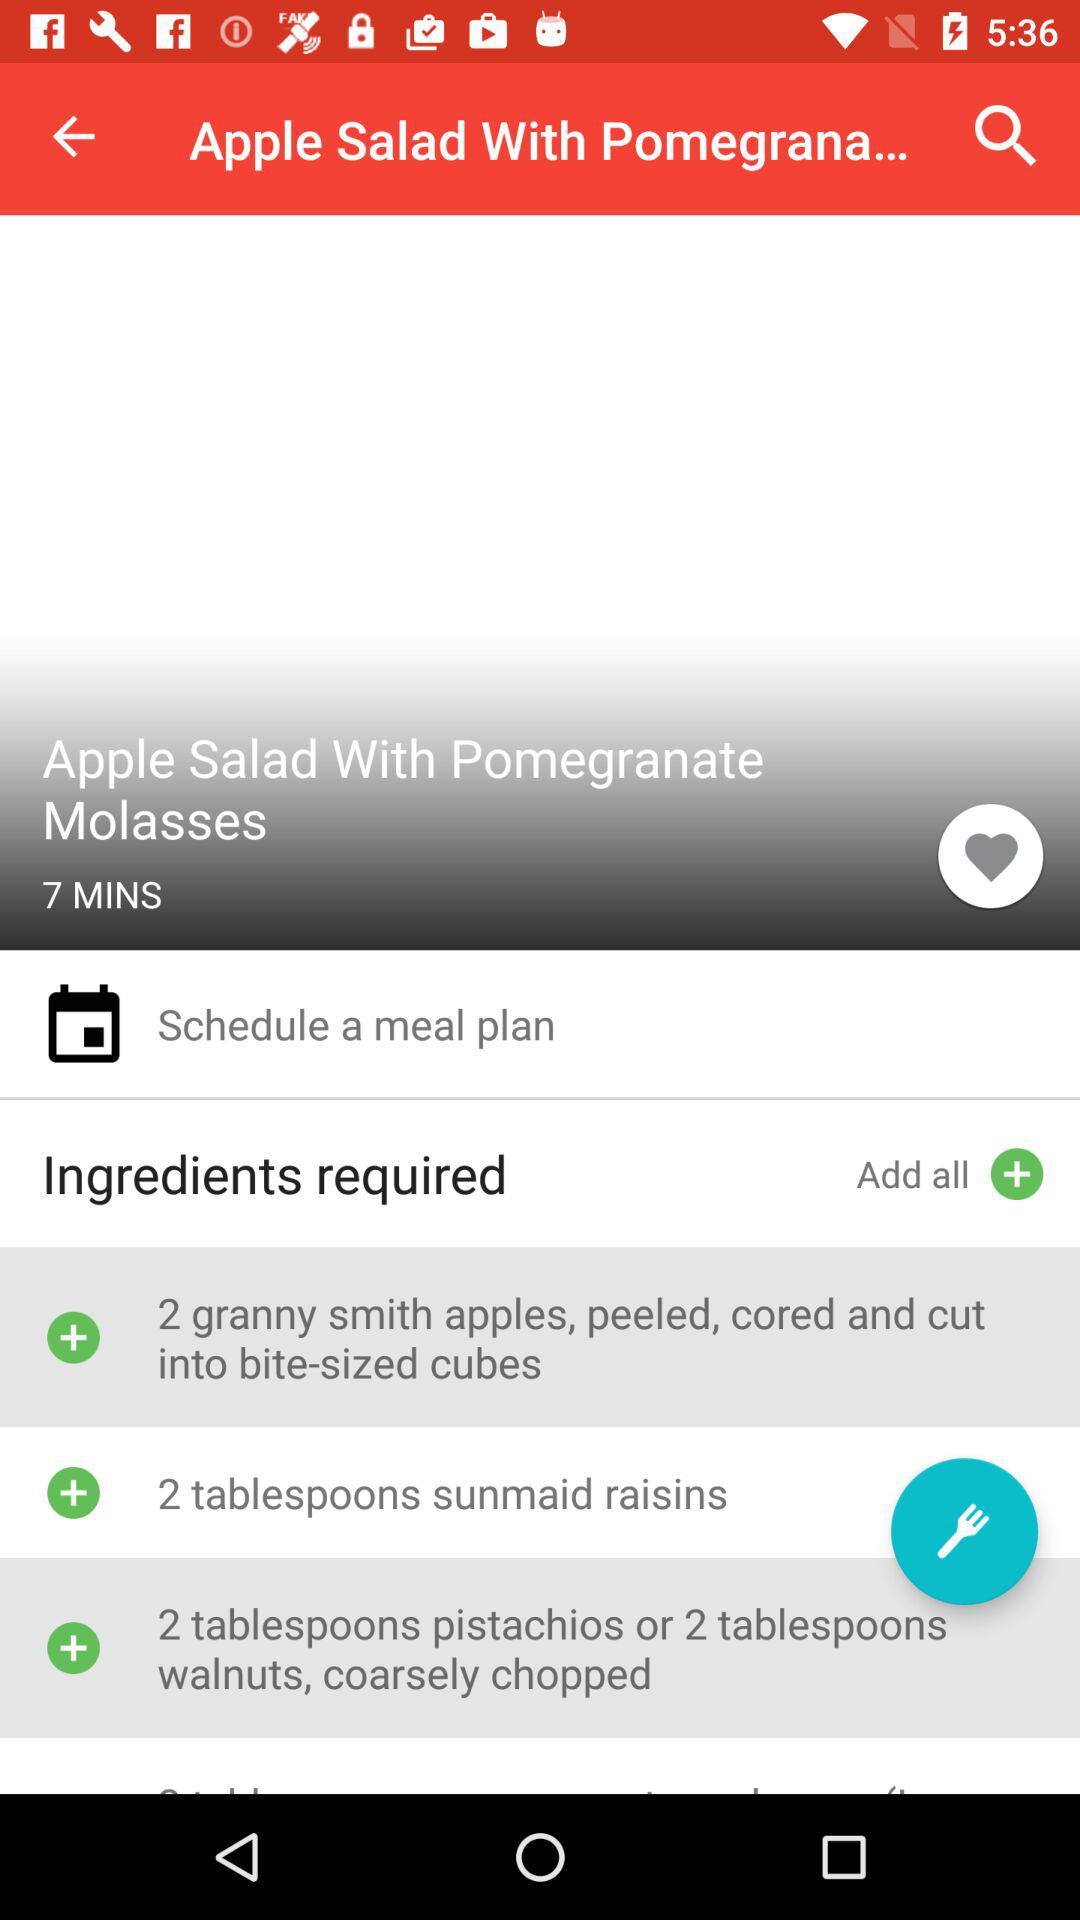  Describe the element at coordinates (990, 855) in the screenshot. I see `icon above the schedule a meal item` at that location.